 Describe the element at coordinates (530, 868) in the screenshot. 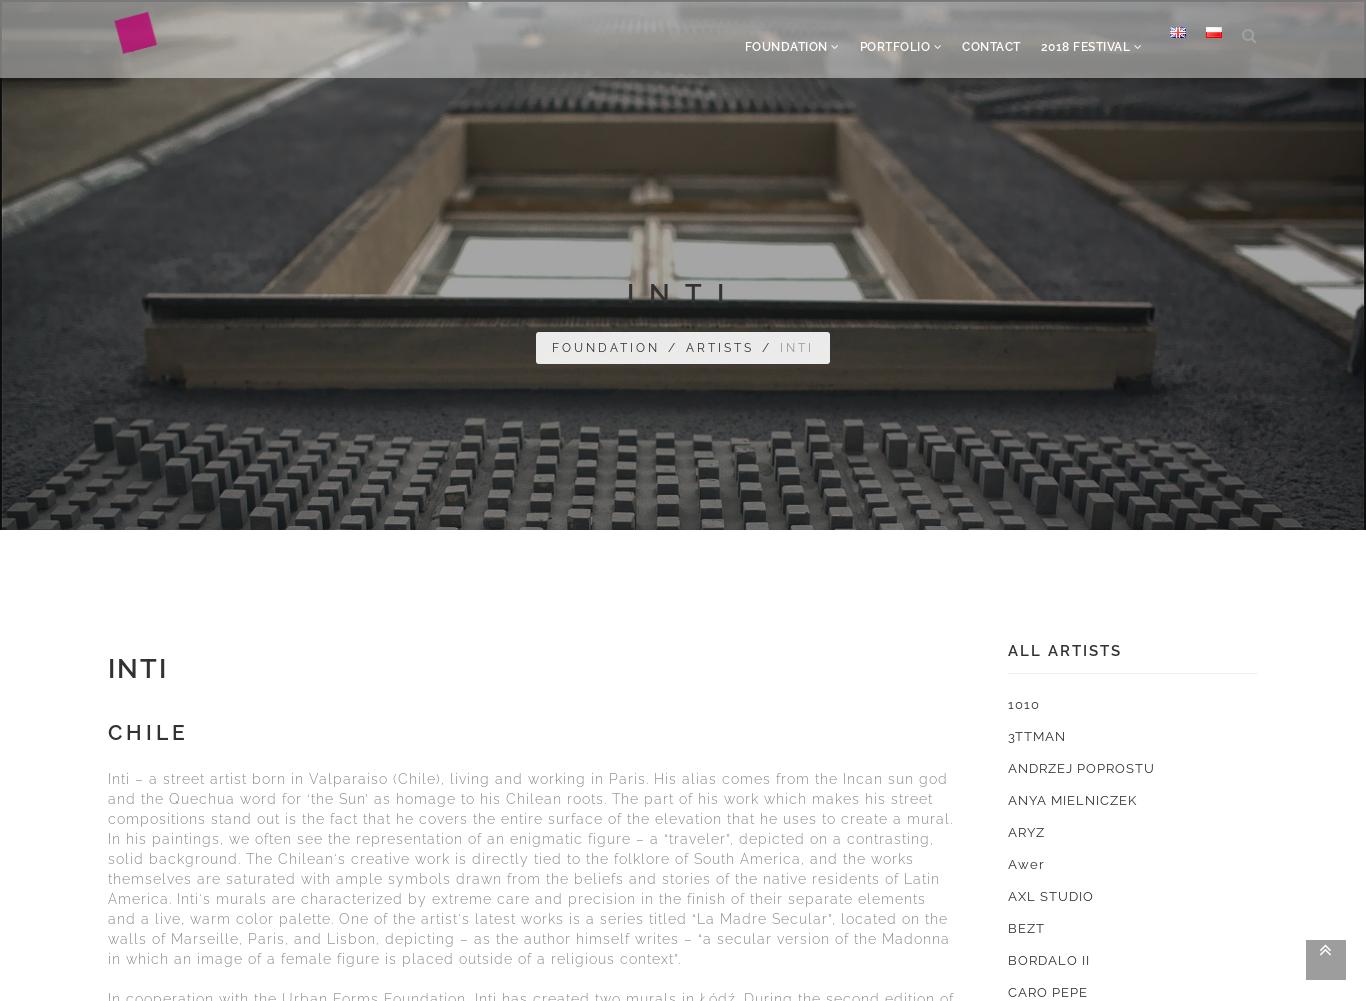

I see `'Inti – a street artist born in Valparaiso (Chile), living and working in Paris. His alias comes from the Incan sun god and the Quechua word for ‘the Sun’ as homage to his Chilean roots. The part of his work which makes his street compositions stand out is the fact that he covers the entire surface of the elevation that he uses to create a mural. In his paintings, we often see the representation of an enigmatic figure – a “traveler”, depicted on a contrasting, solid background. The Chilean's creative work is directly tied to the folklore of South America, and the works themselves are saturated with ample symbols drawn from the beliefs and stories of the native residents of Latin America. Inti's murals are characterized by extreme care and precision in the finish of their separate elements and a live, warm color palette. One of the artist's latest works is a series titled “La Madre Secular”, located on the walls of Marseille, Paris, and Lisbon, depicting – as the author himself writes – “a secular version of the Madonna in which an image of a female figure is placed outside of a religious context”.'` at that location.